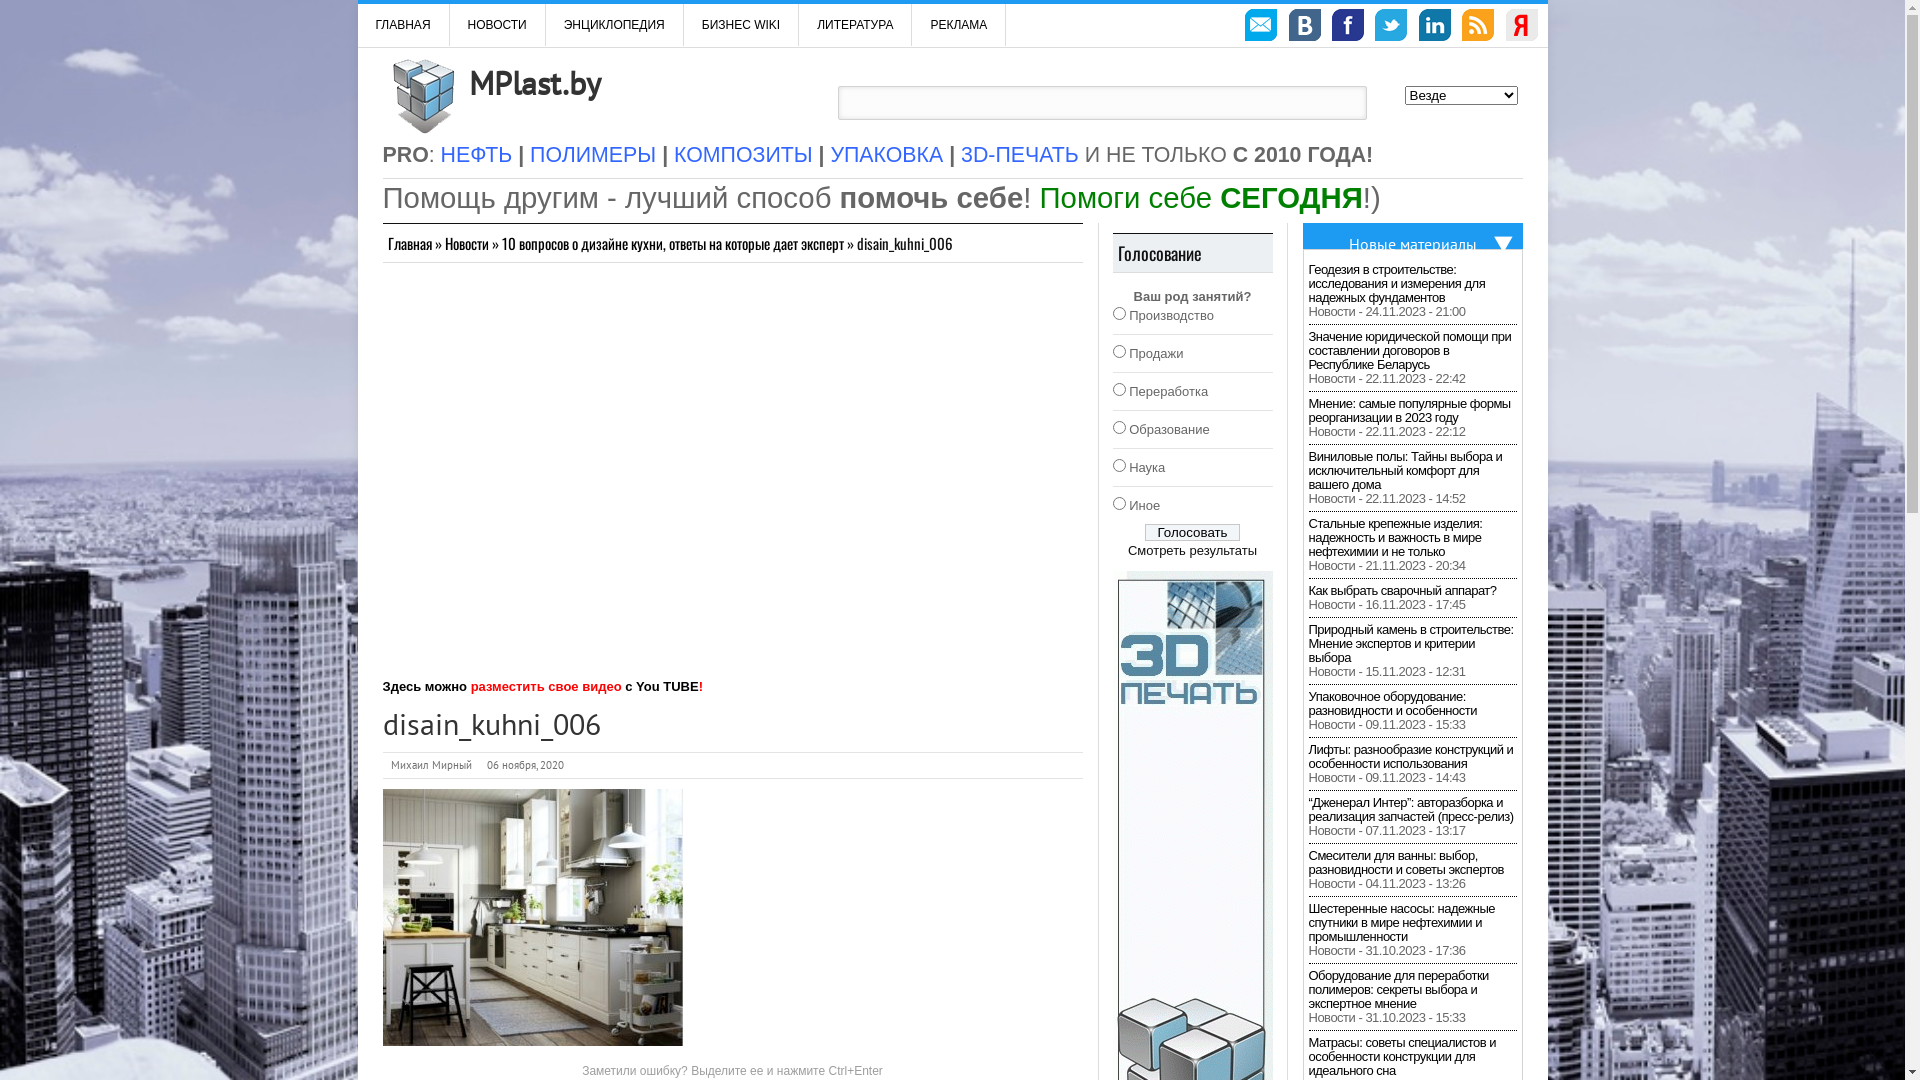  I want to click on 'Twitter Mplast.by', so click(1390, 27).